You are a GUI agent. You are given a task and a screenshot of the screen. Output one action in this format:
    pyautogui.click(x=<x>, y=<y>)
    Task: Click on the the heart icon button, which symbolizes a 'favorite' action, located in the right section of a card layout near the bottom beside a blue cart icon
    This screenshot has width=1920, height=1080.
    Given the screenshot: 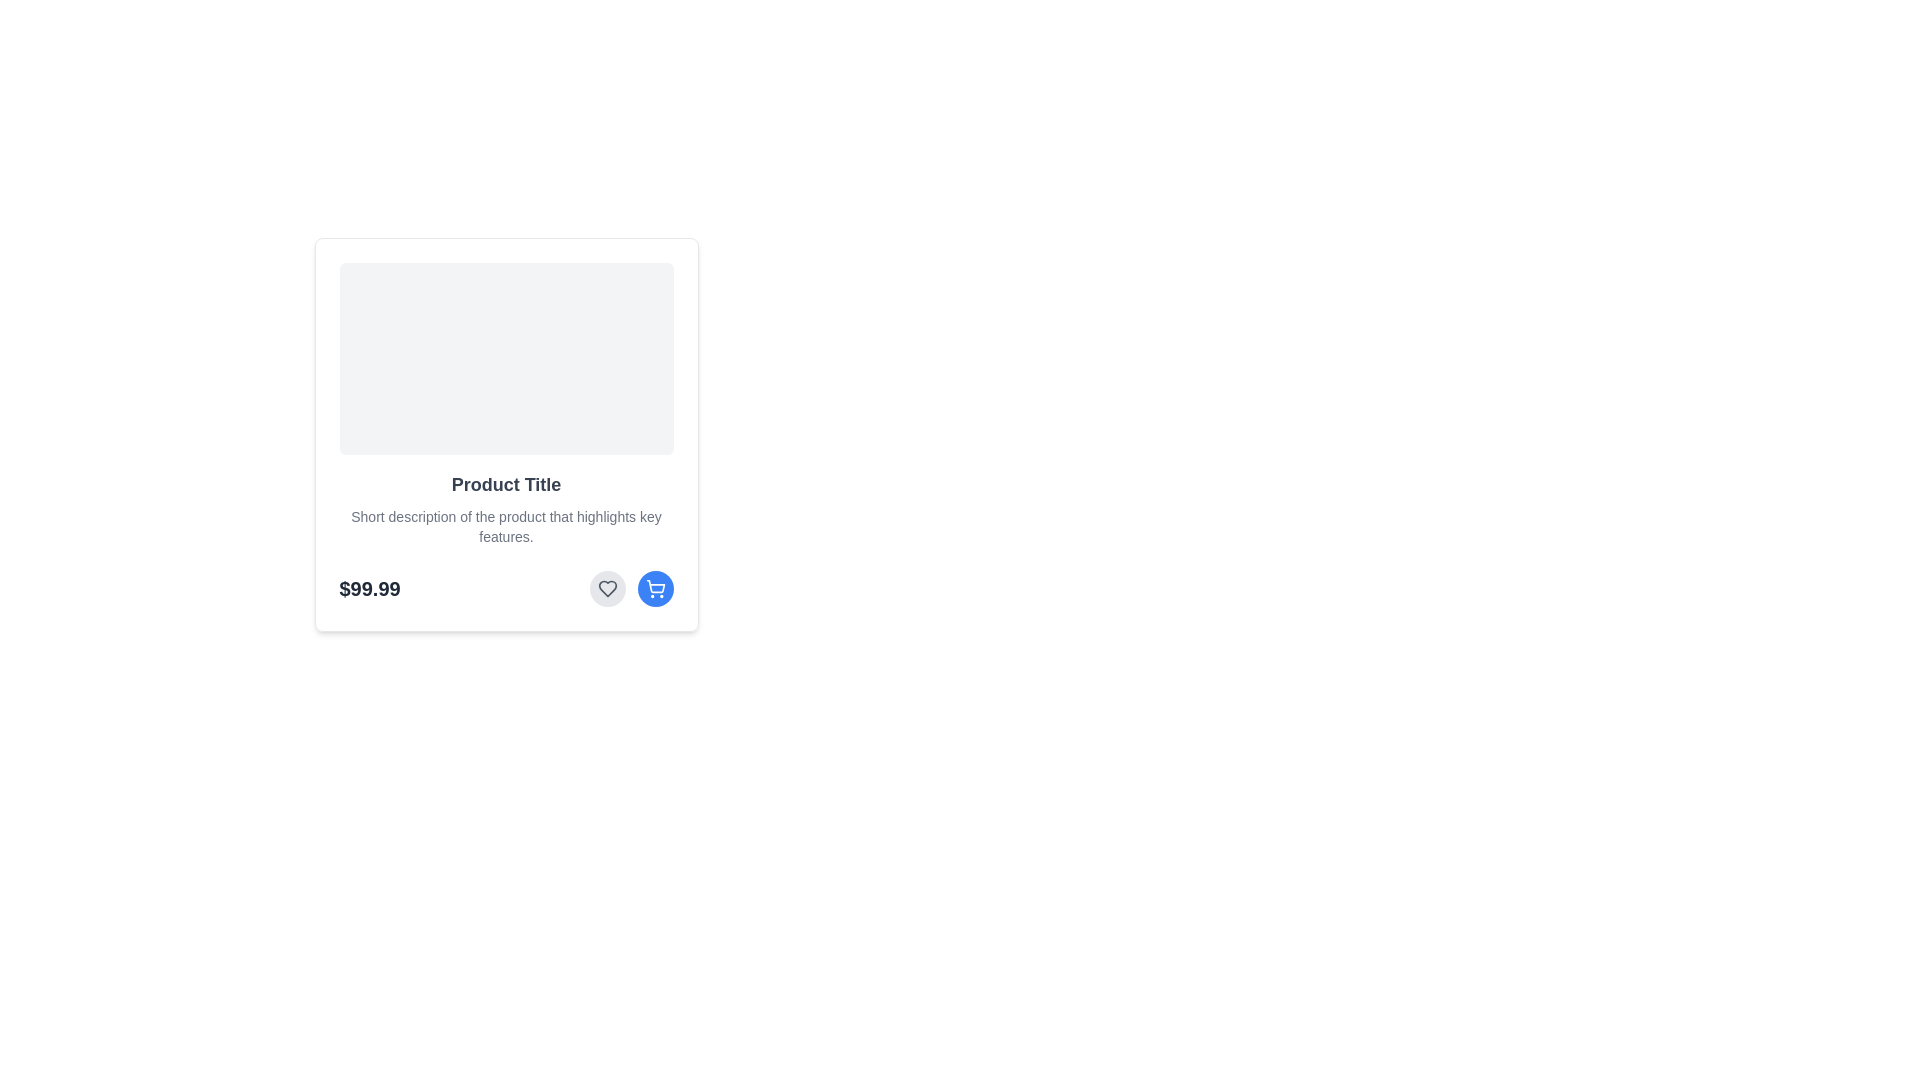 What is the action you would take?
    pyautogui.click(x=606, y=588)
    